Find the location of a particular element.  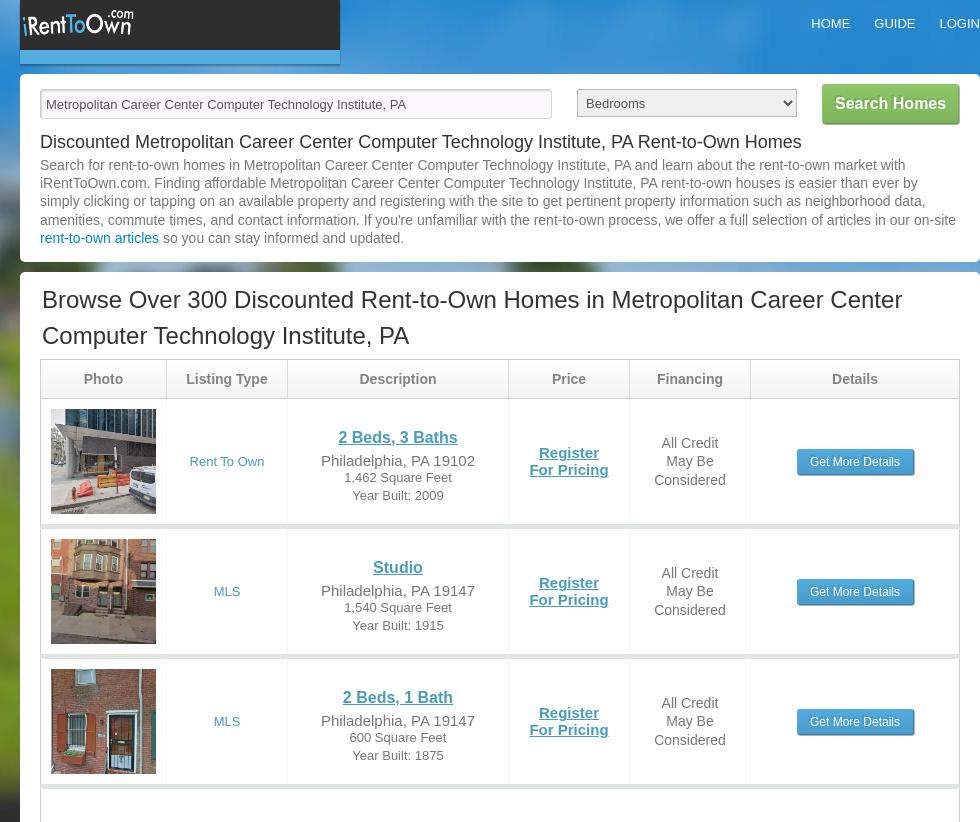

'Guide' is located at coordinates (894, 22).